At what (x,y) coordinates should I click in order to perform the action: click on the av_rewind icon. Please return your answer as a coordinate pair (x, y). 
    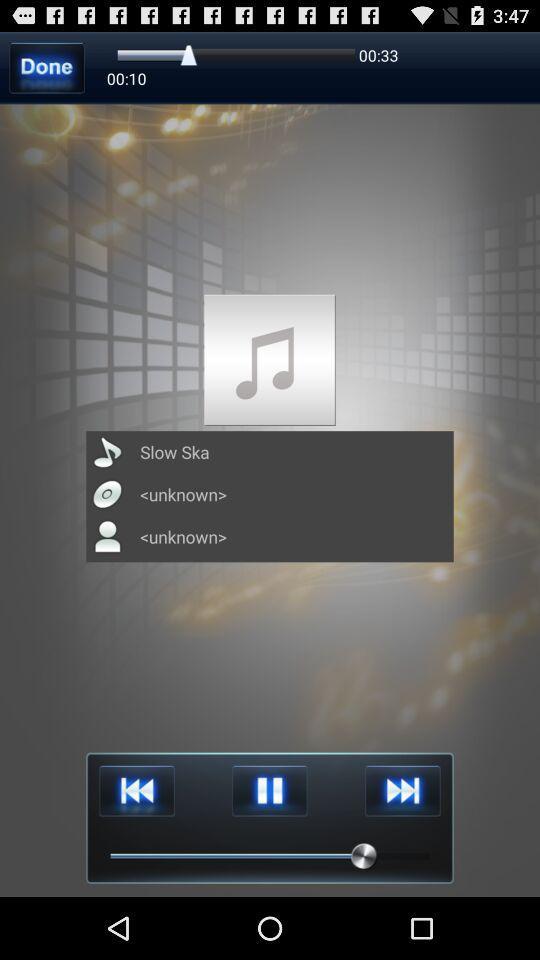
    Looking at the image, I should click on (136, 845).